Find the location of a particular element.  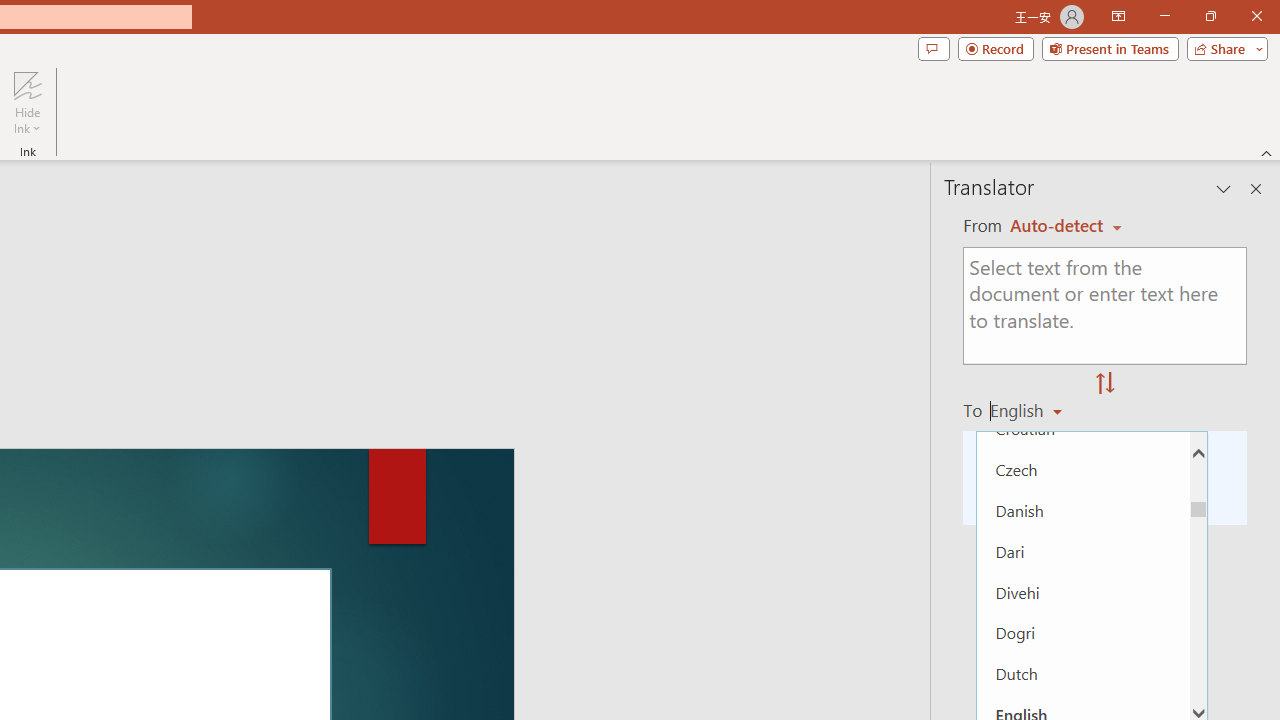

'Czech' is located at coordinates (1082, 469).